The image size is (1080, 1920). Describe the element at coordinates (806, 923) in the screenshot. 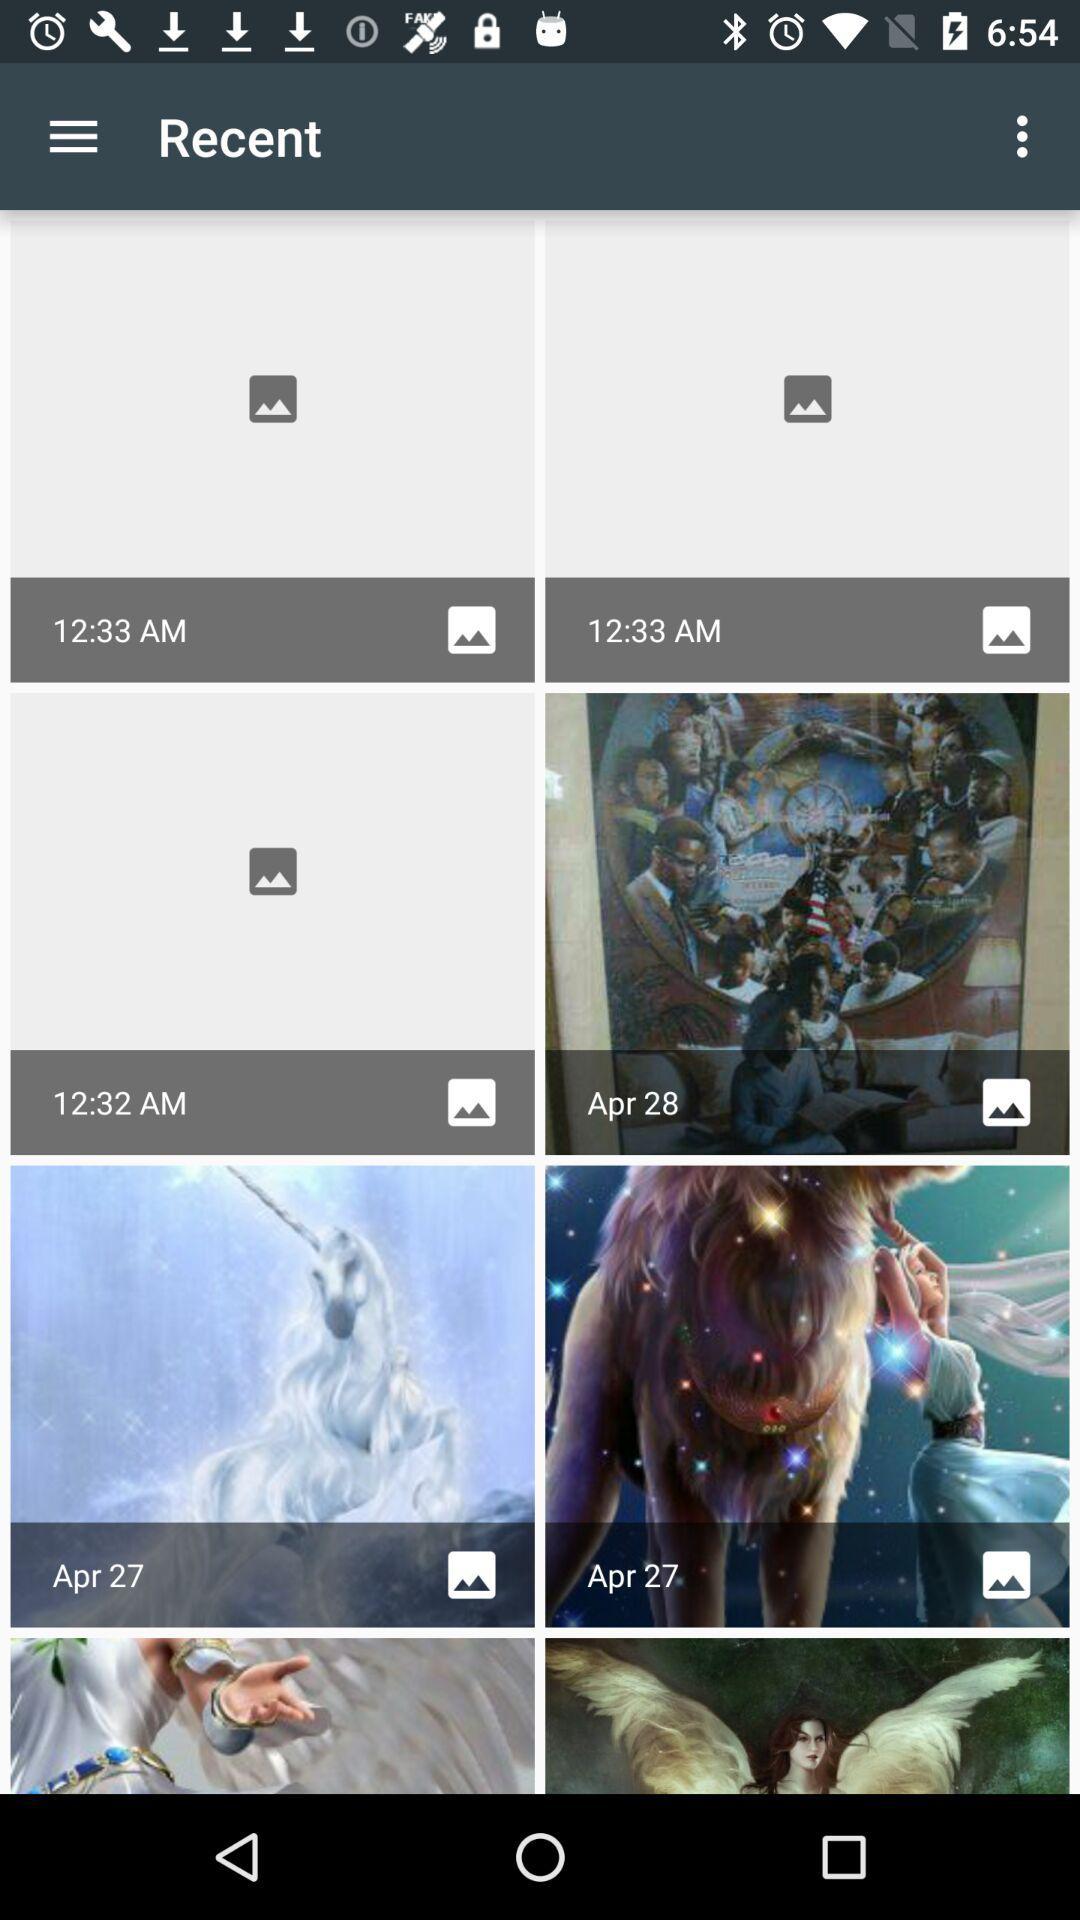

I see `the second image in the second row` at that location.